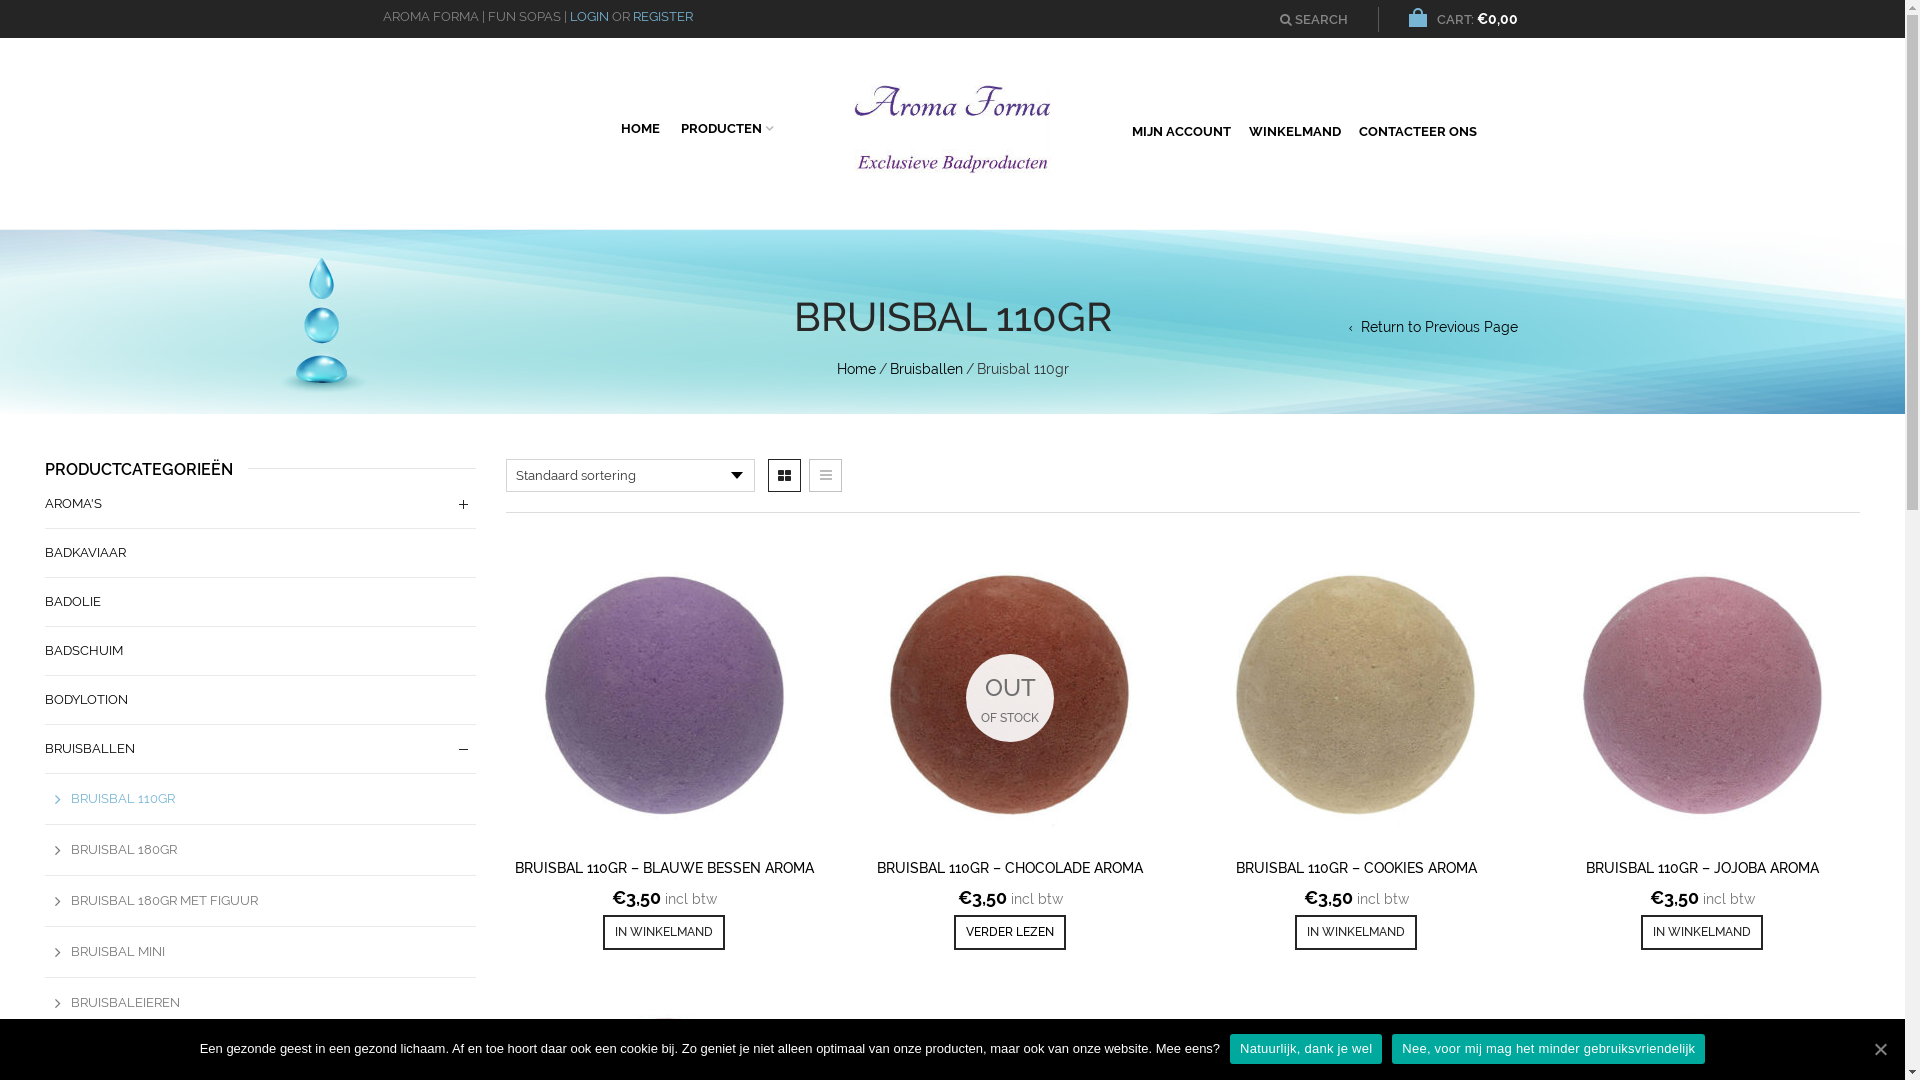 The width and height of the screenshot is (1920, 1080). Describe the element at coordinates (1009, 697) in the screenshot. I see `'OUT` at that location.